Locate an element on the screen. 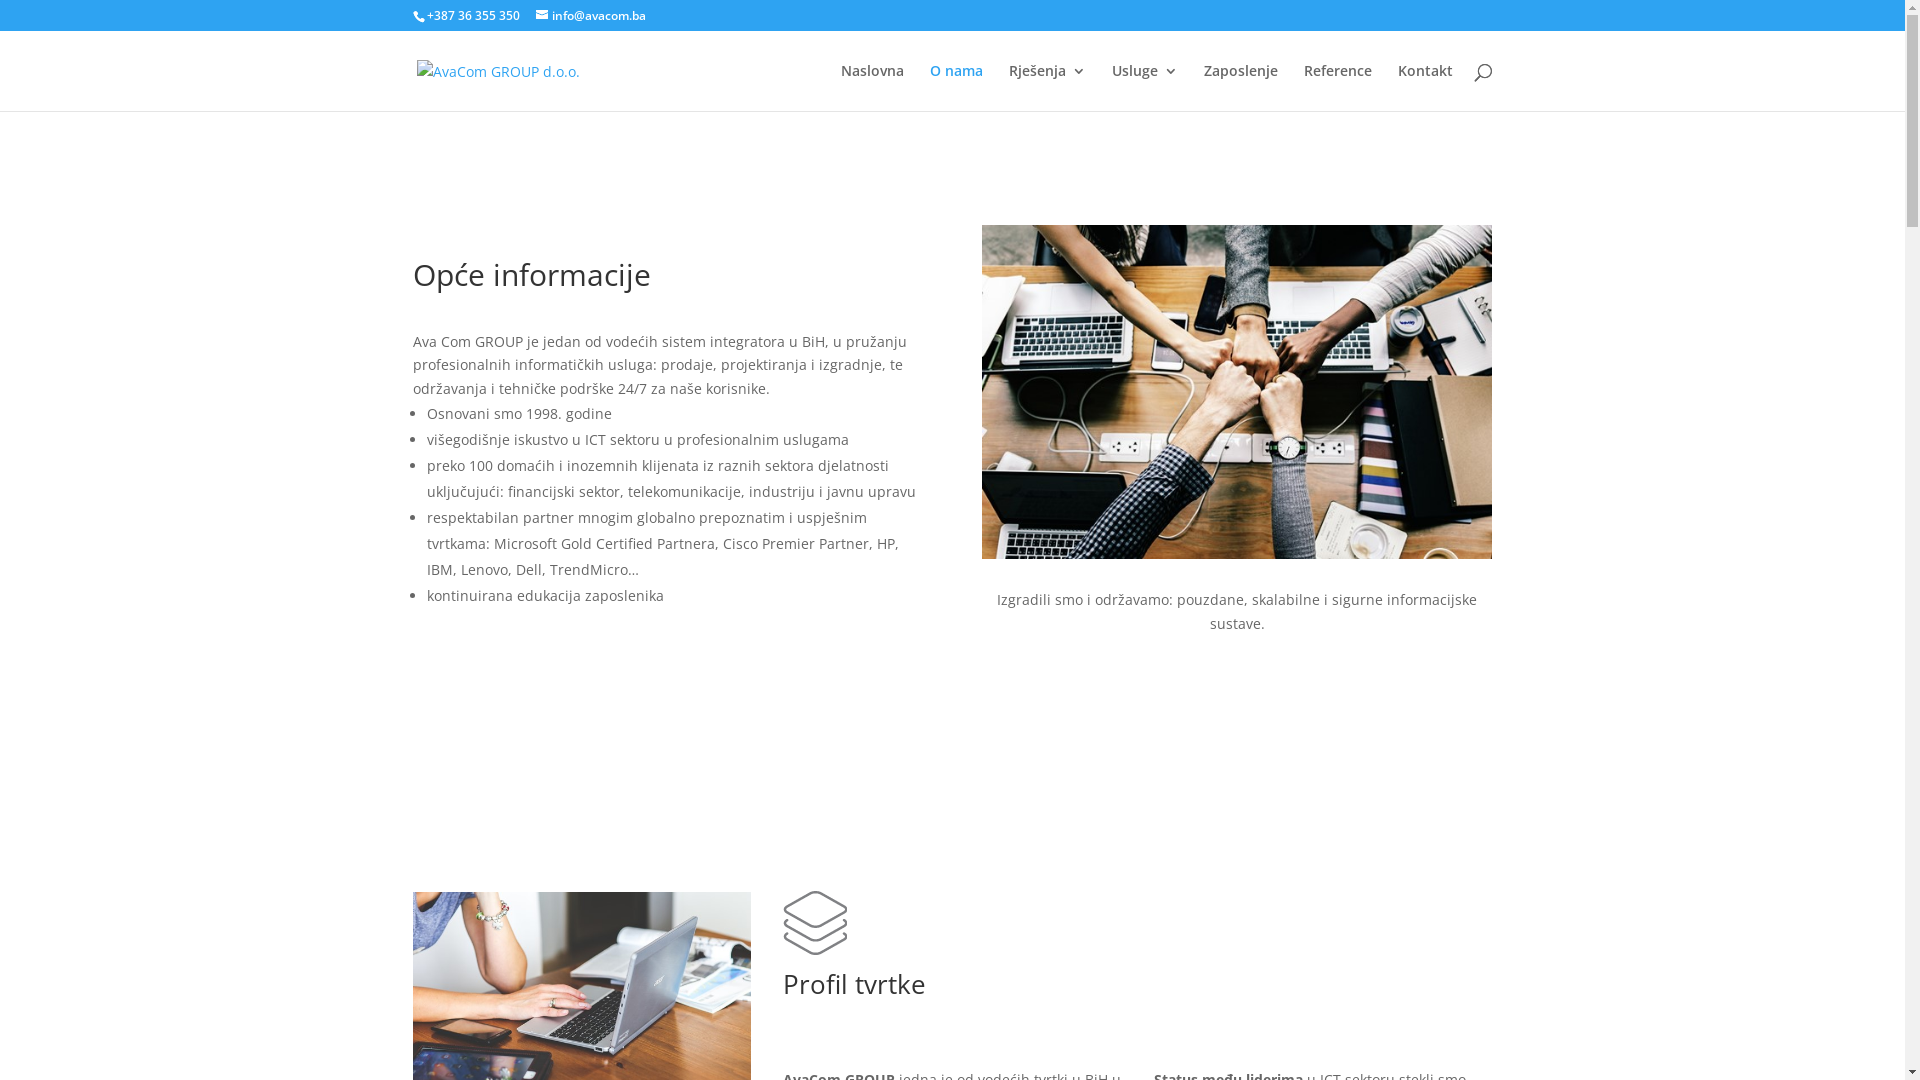 Image resolution: width=1920 pixels, height=1080 pixels. 'Usluge' is located at coordinates (1145, 86).